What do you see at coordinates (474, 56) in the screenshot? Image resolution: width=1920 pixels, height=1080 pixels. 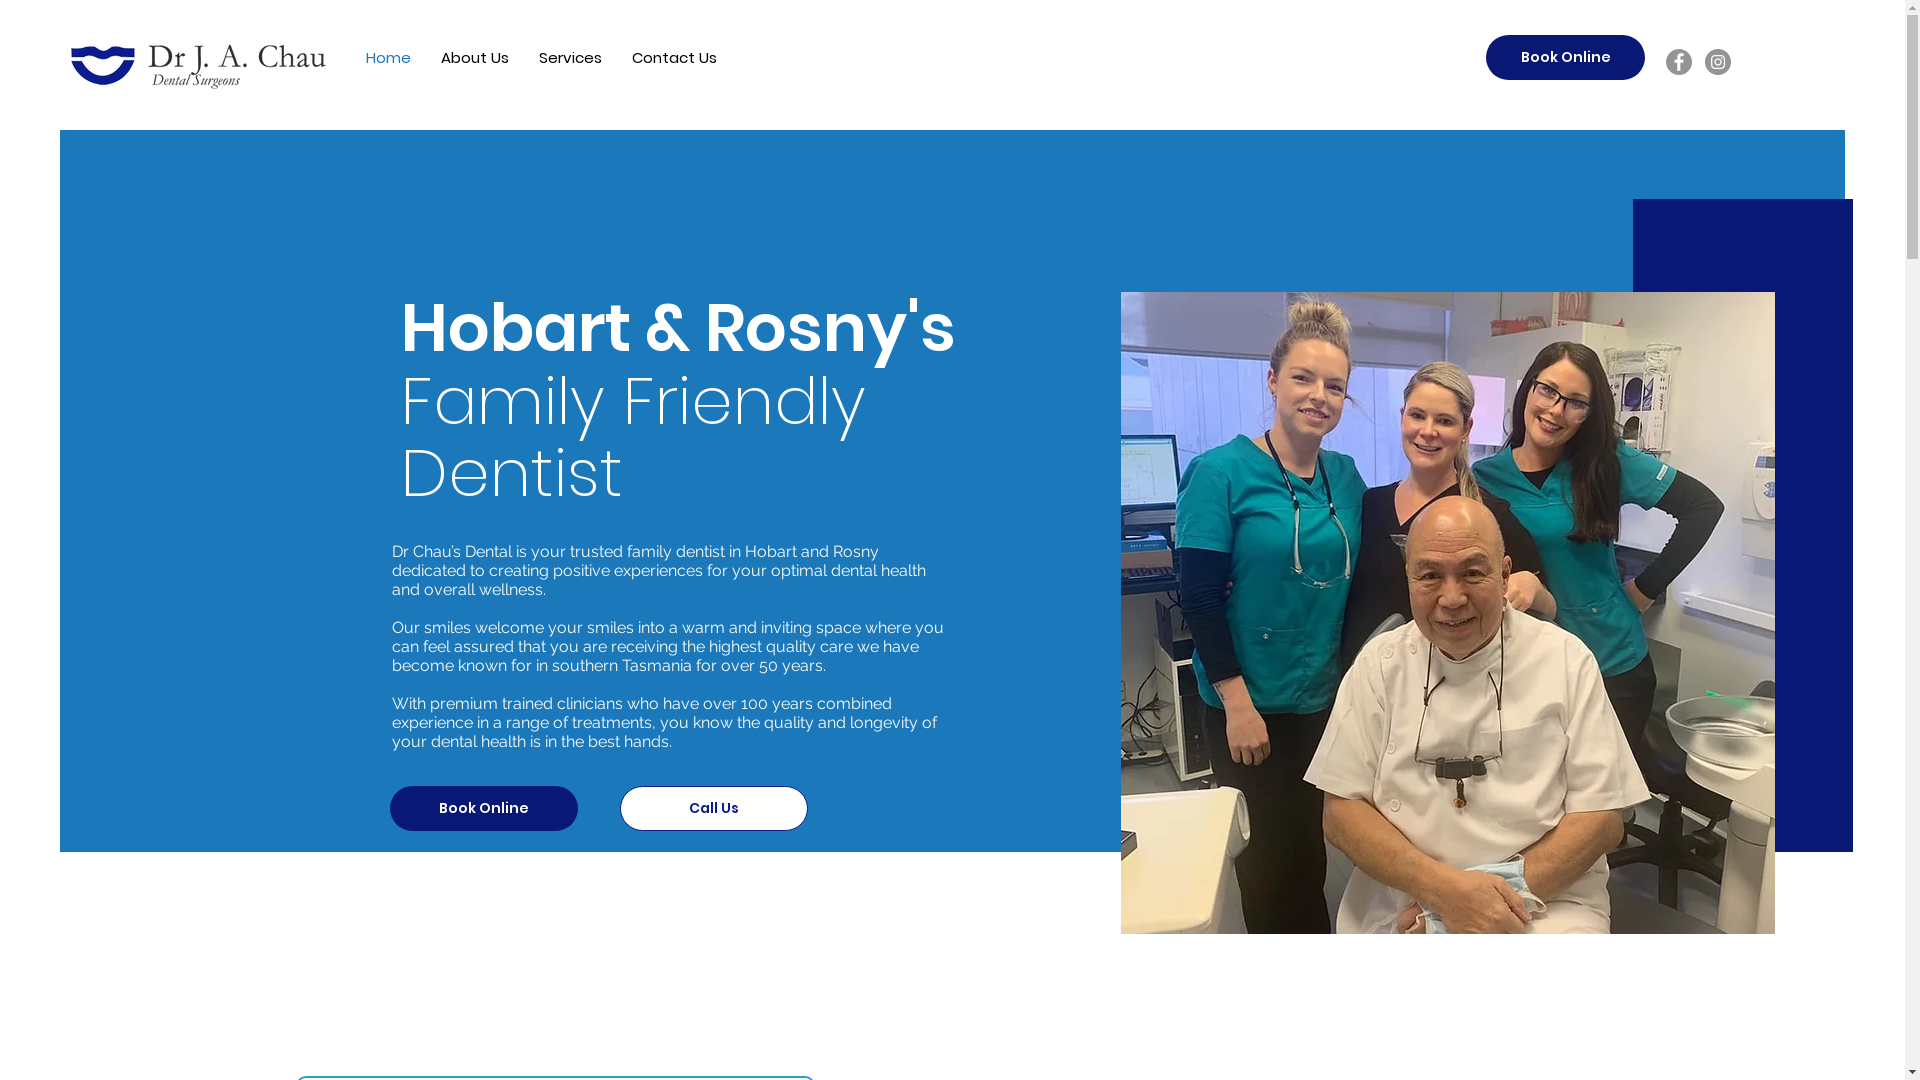 I see `'About Us'` at bounding box center [474, 56].